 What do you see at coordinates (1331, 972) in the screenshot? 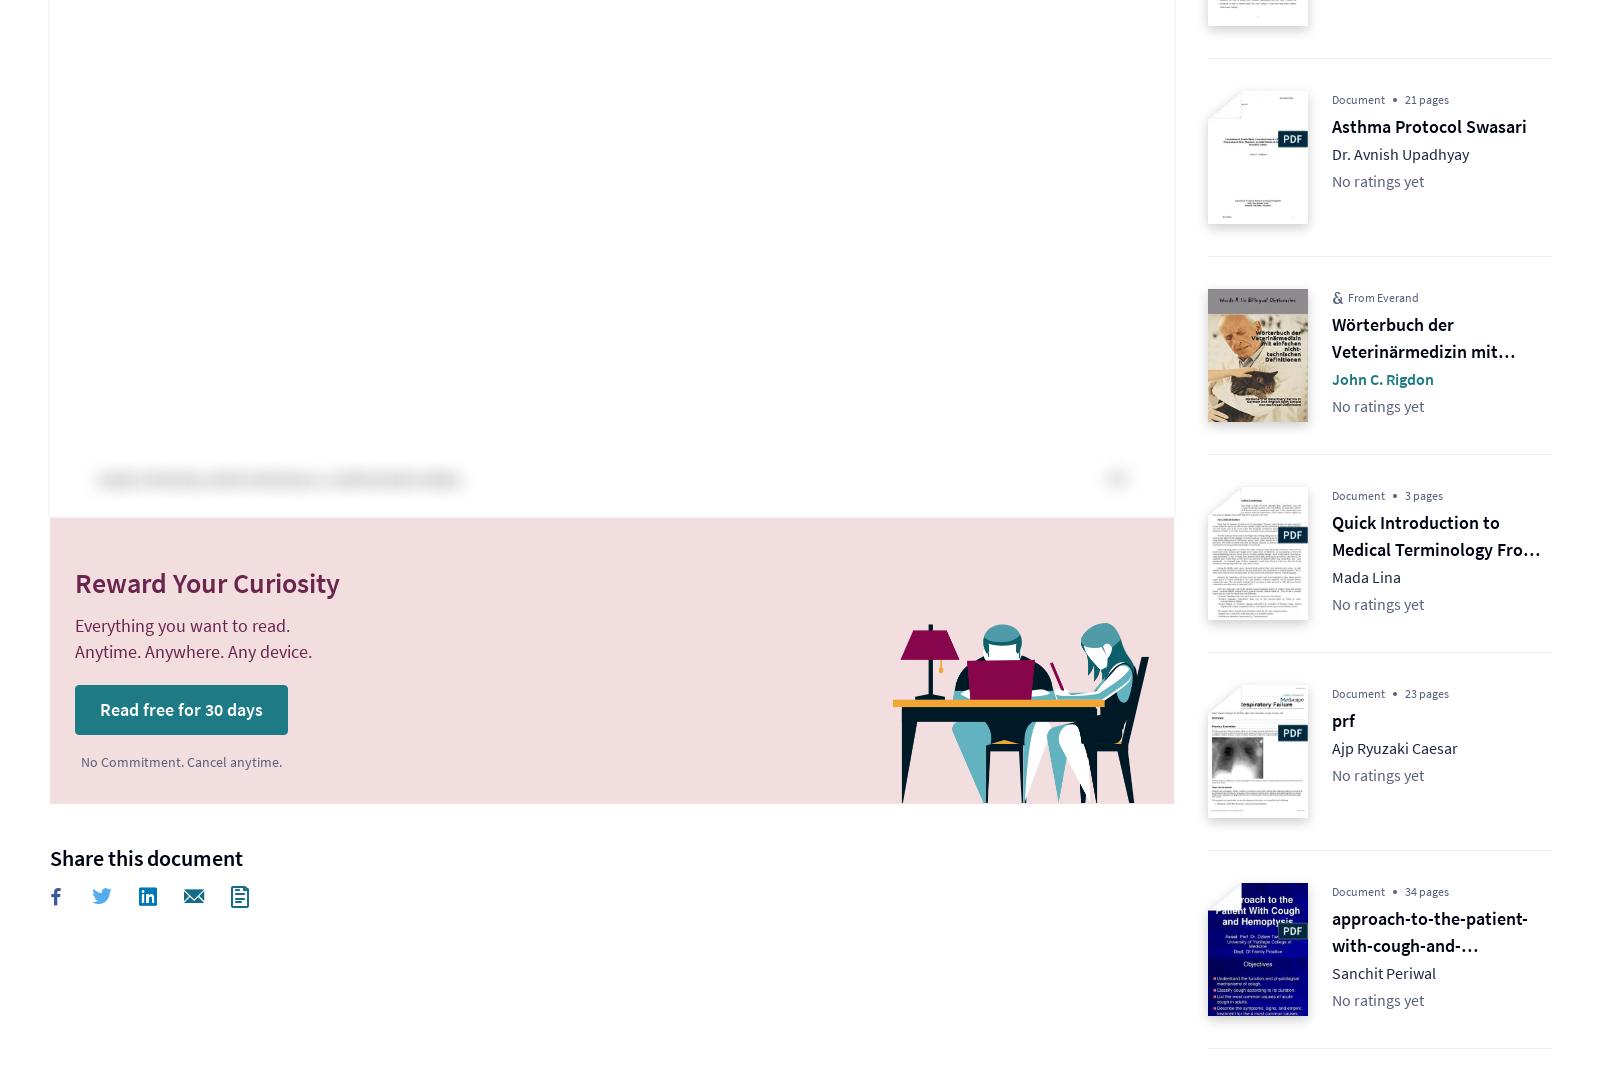
I see `'Sanchit Periwal'` at bounding box center [1331, 972].